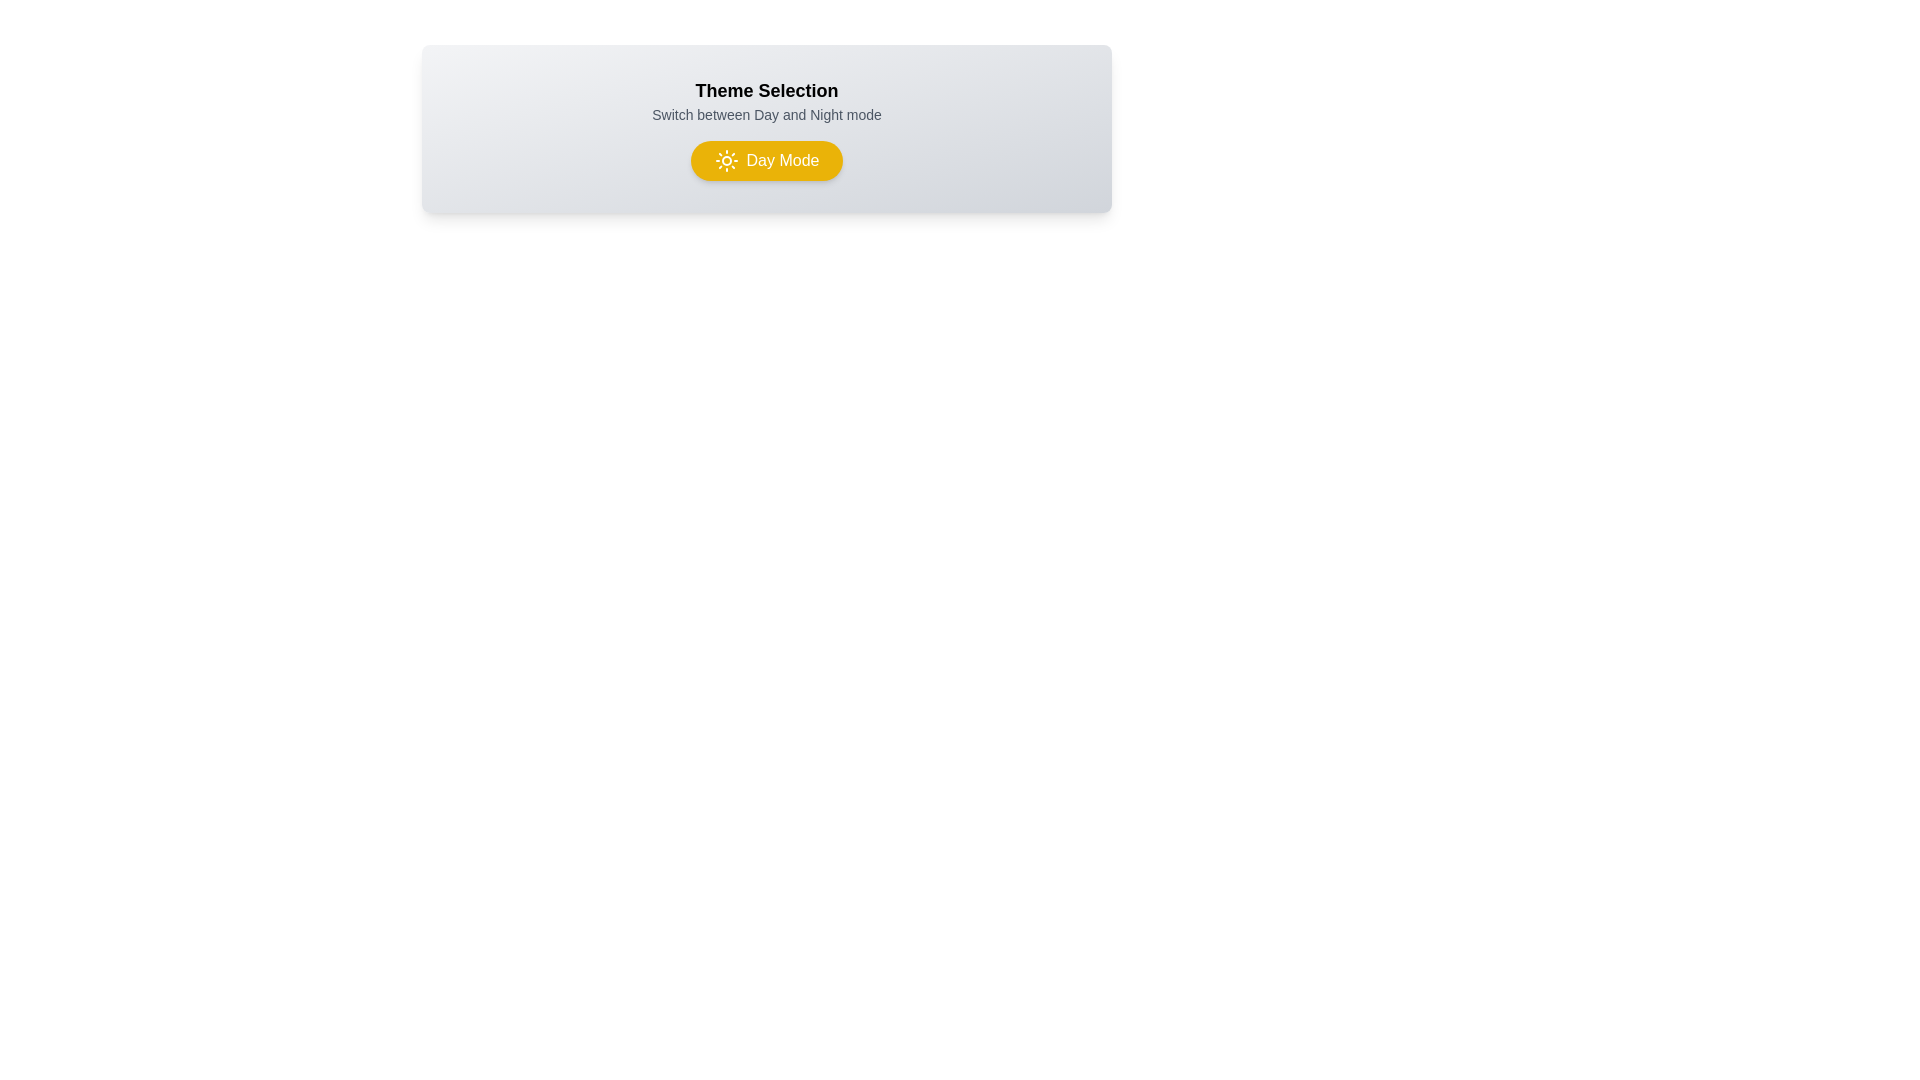 Image resolution: width=1920 pixels, height=1080 pixels. I want to click on the button to observe the transition effect, so click(766, 160).